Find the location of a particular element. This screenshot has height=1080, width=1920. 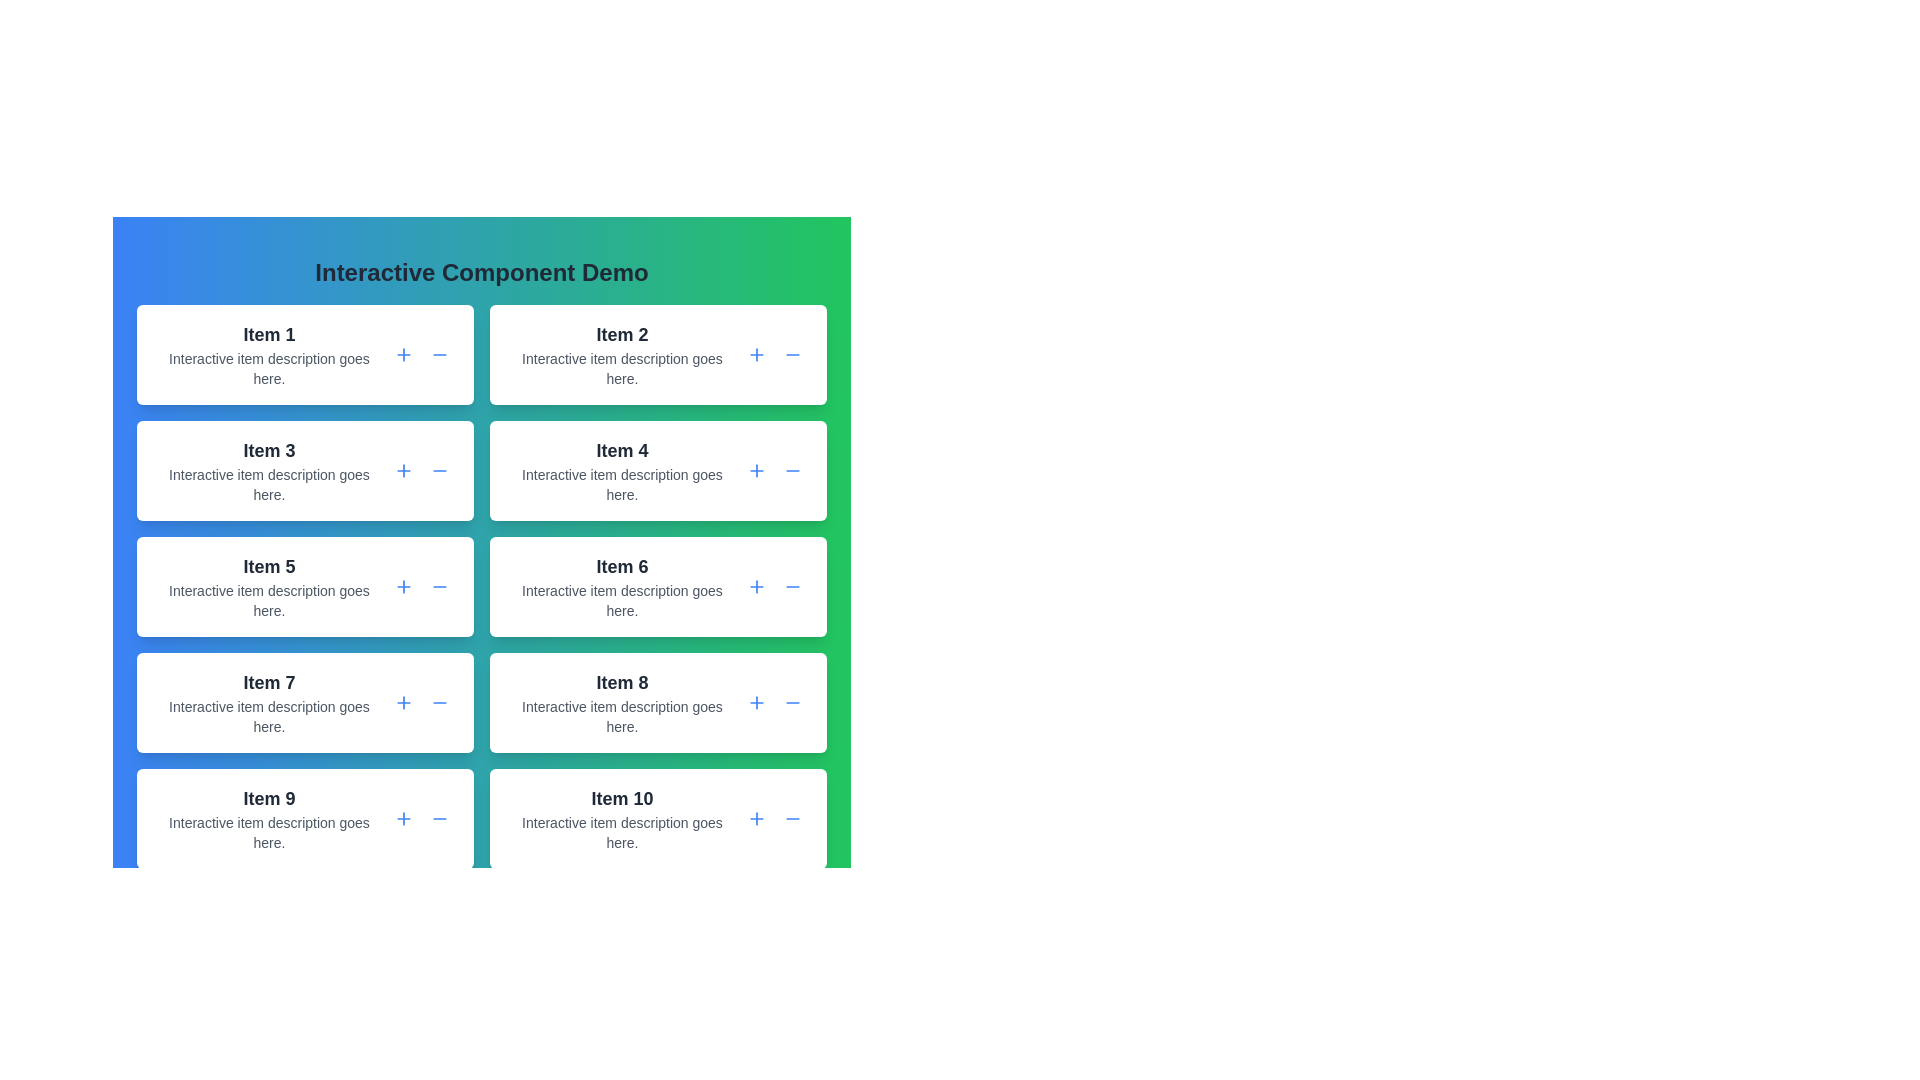

the small circular plus icon located to the right of 'Item 7' in the 'Interactive Component Demo' interface is located at coordinates (402, 701).